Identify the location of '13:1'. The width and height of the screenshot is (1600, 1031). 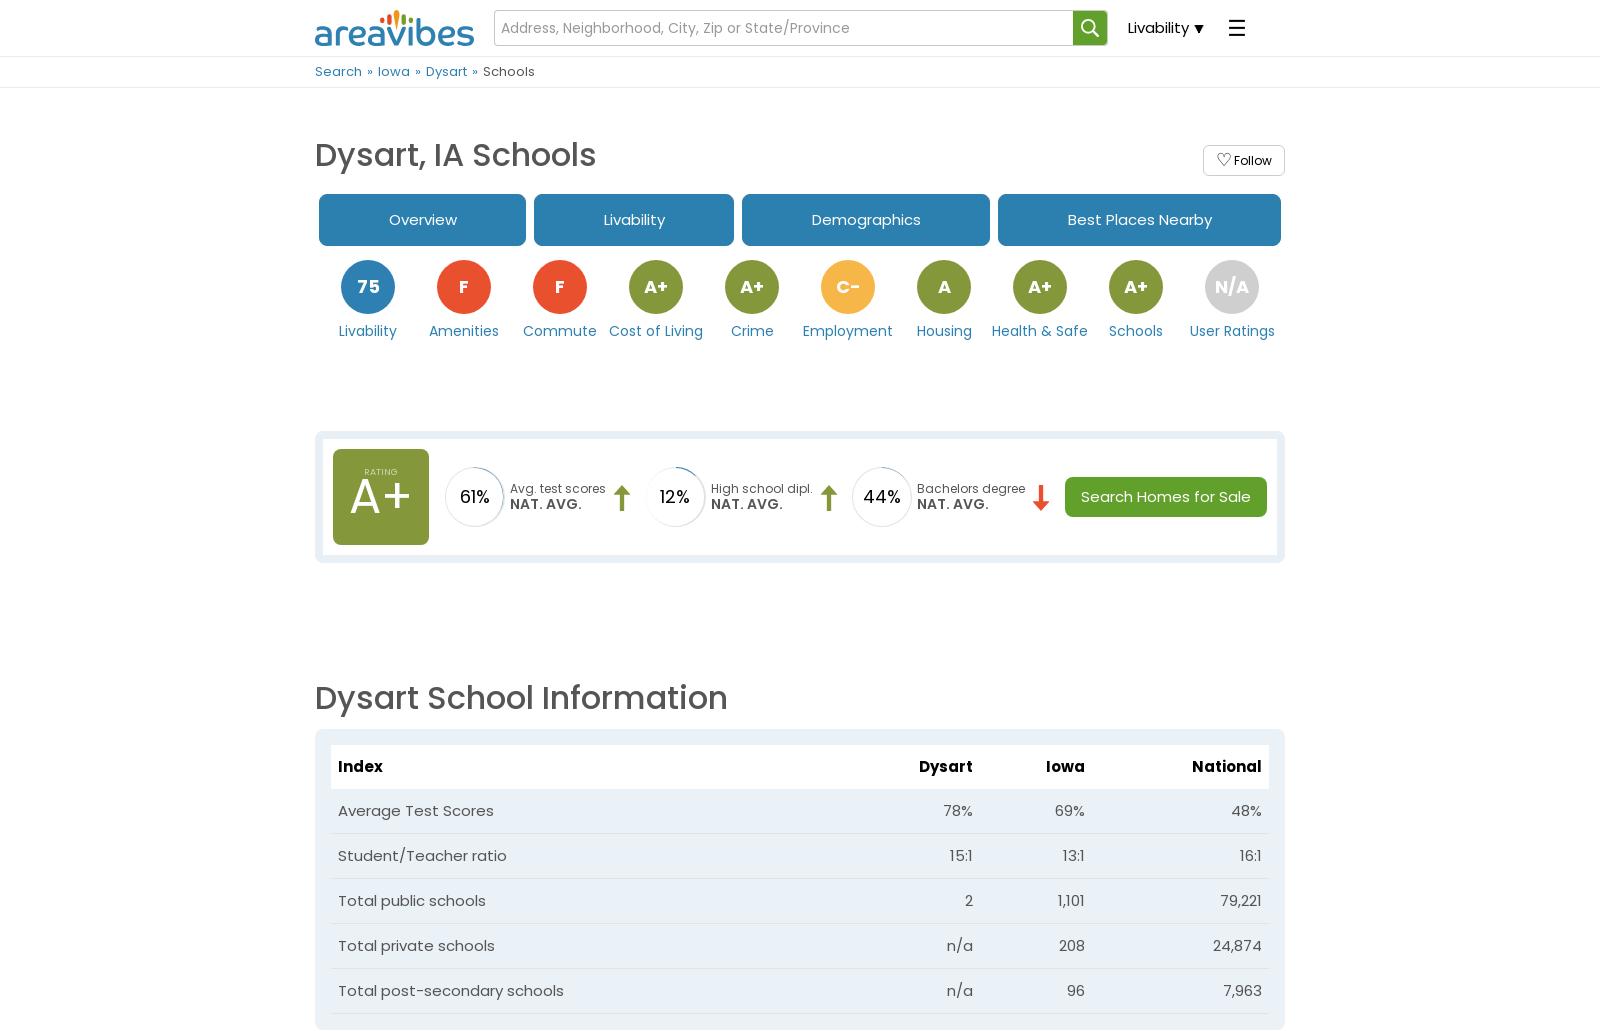
(1072, 854).